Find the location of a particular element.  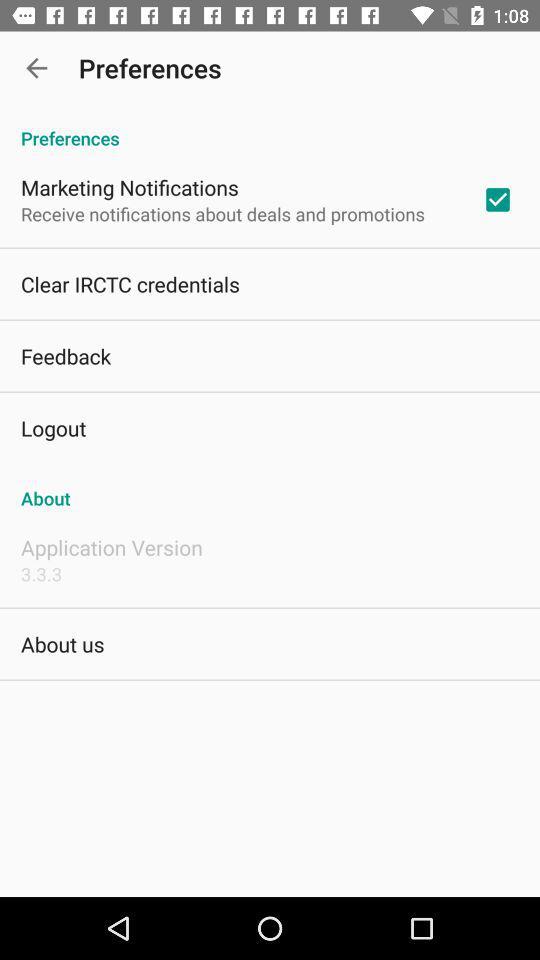

the marketing notifications app is located at coordinates (129, 187).